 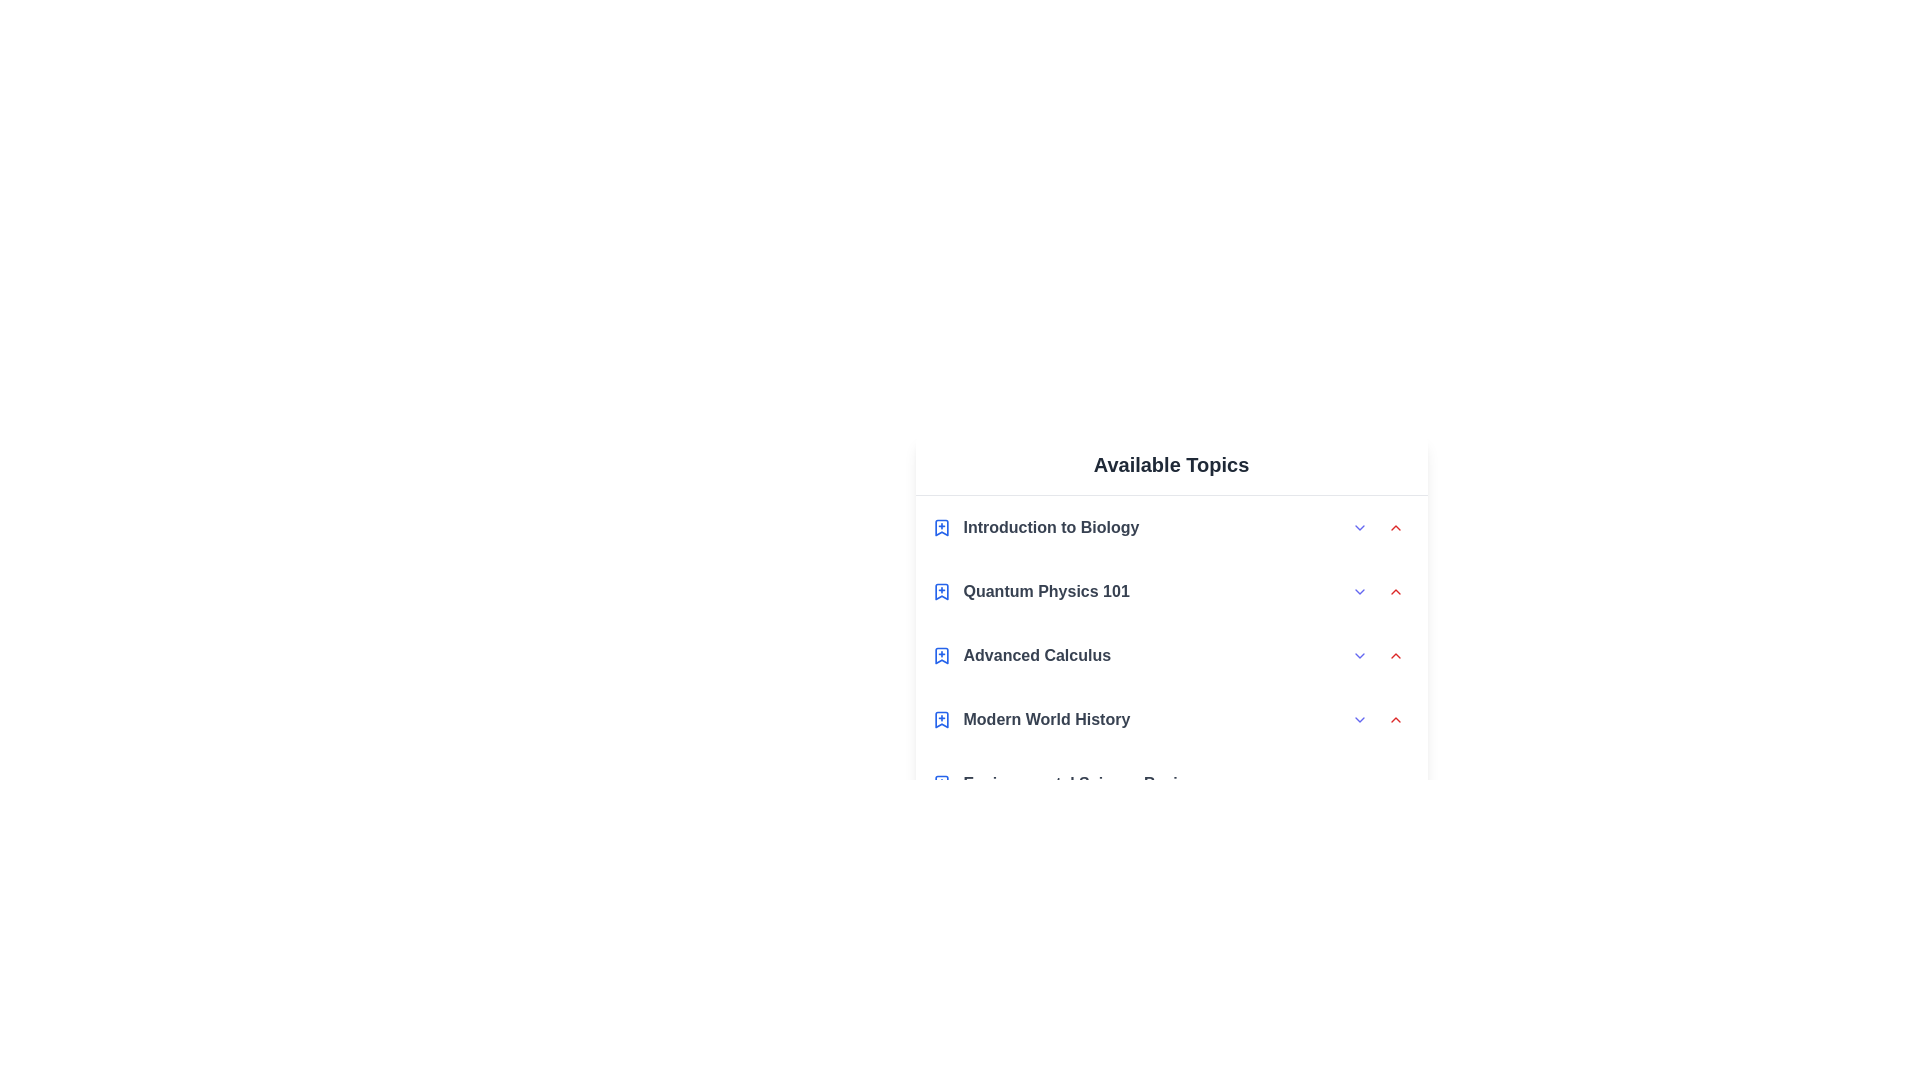 I want to click on the topic Quantum Physics 101 to highlight it, so click(x=1171, y=590).